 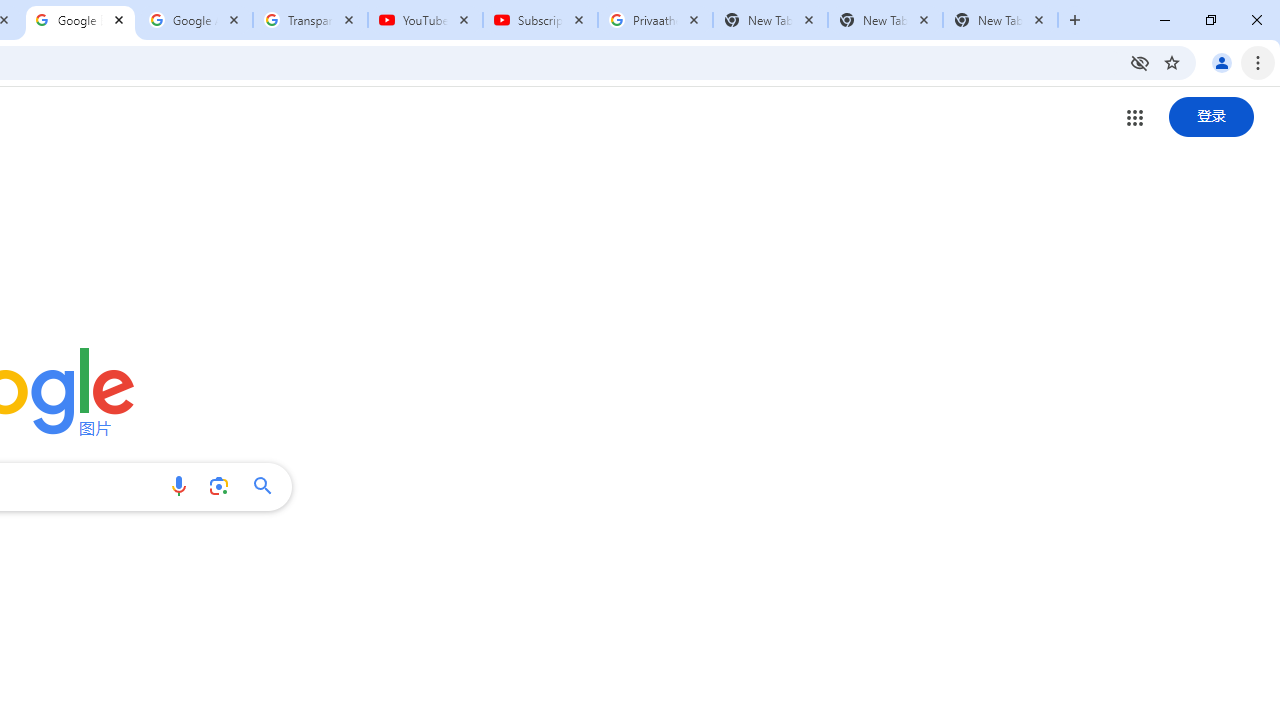 What do you see at coordinates (540, 20) in the screenshot?
I see `'Subscriptions - YouTube'` at bounding box center [540, 20].